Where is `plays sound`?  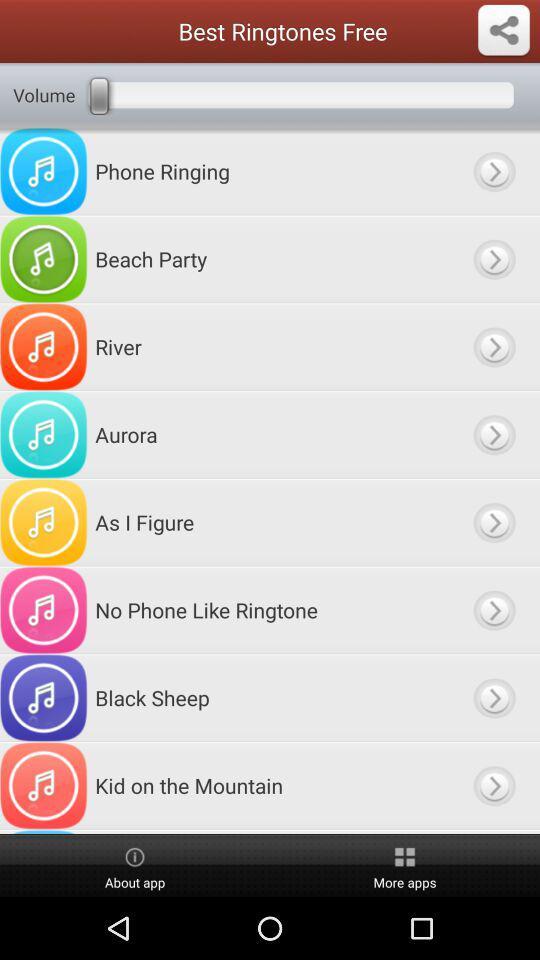
plays sound is located at coordinates (493, 170).